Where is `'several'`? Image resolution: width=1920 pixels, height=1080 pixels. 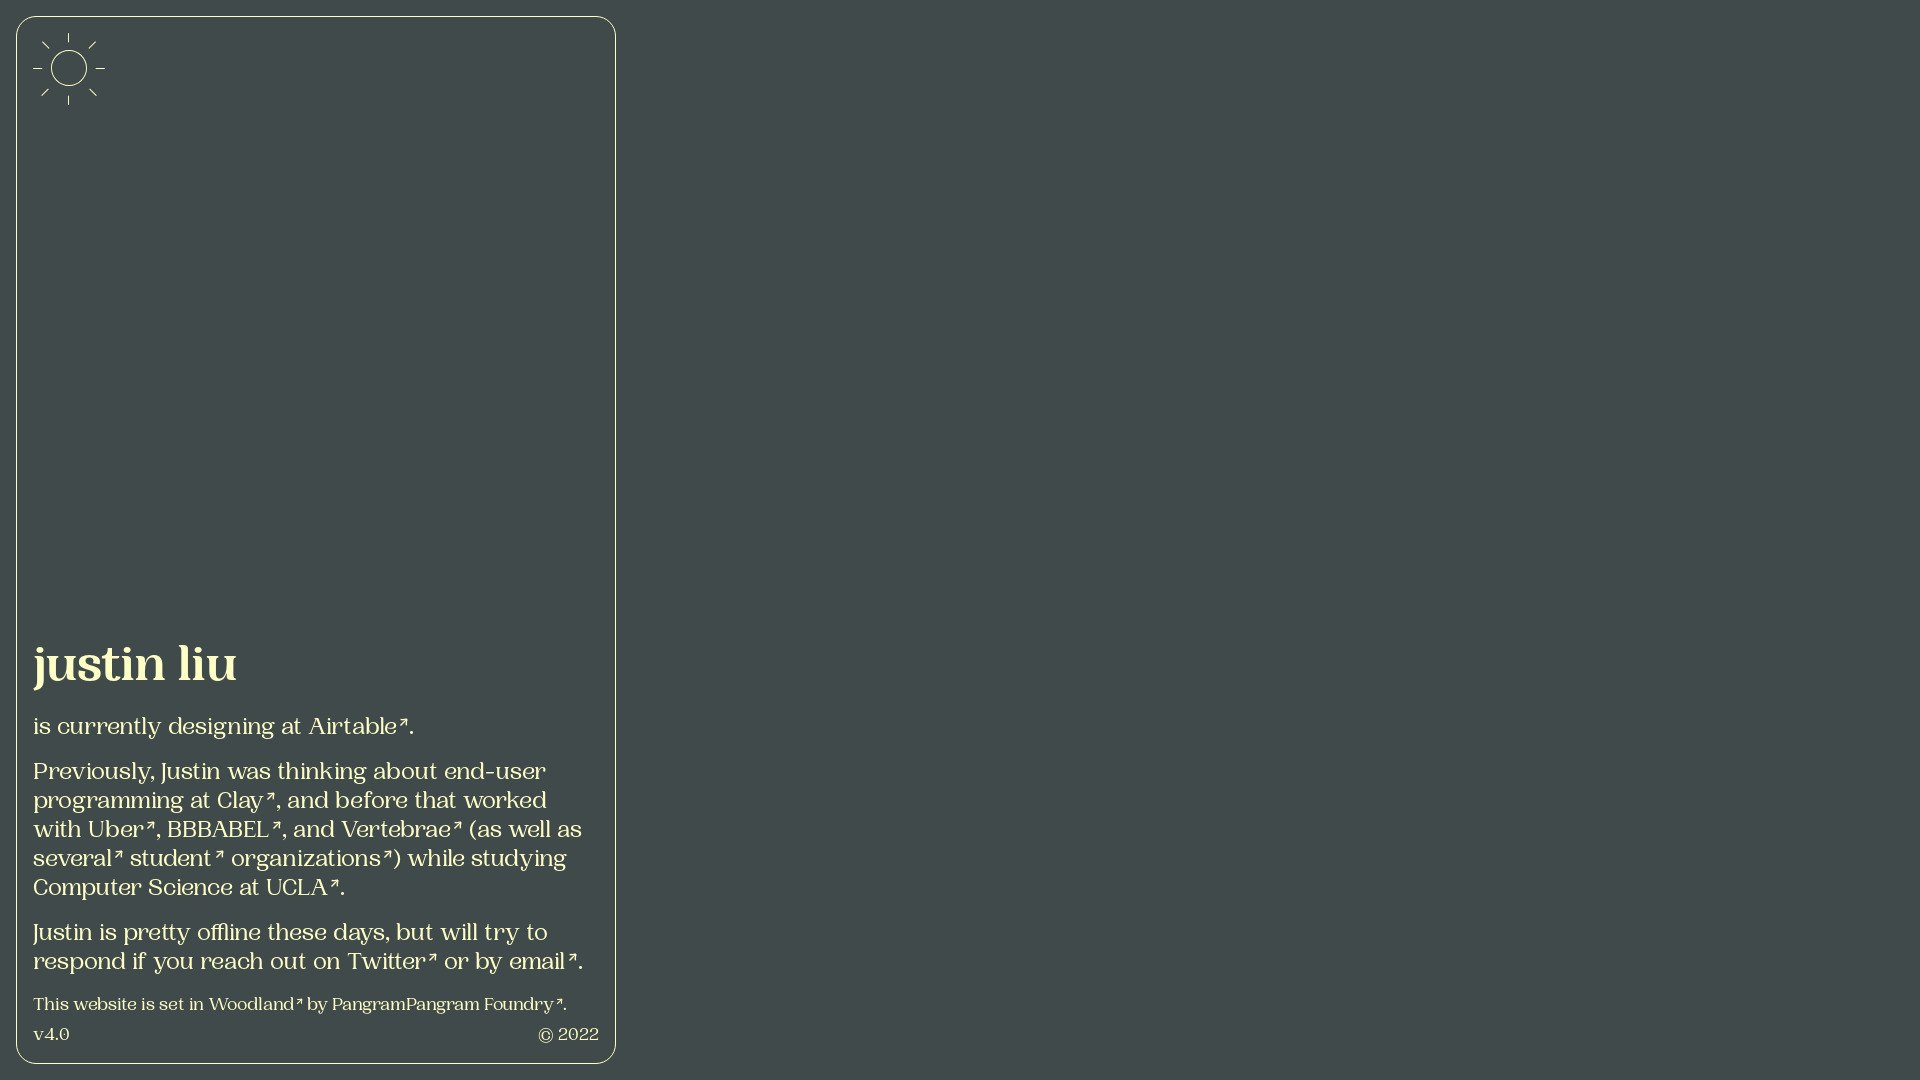 'several' is located at coordinates (33, 859).